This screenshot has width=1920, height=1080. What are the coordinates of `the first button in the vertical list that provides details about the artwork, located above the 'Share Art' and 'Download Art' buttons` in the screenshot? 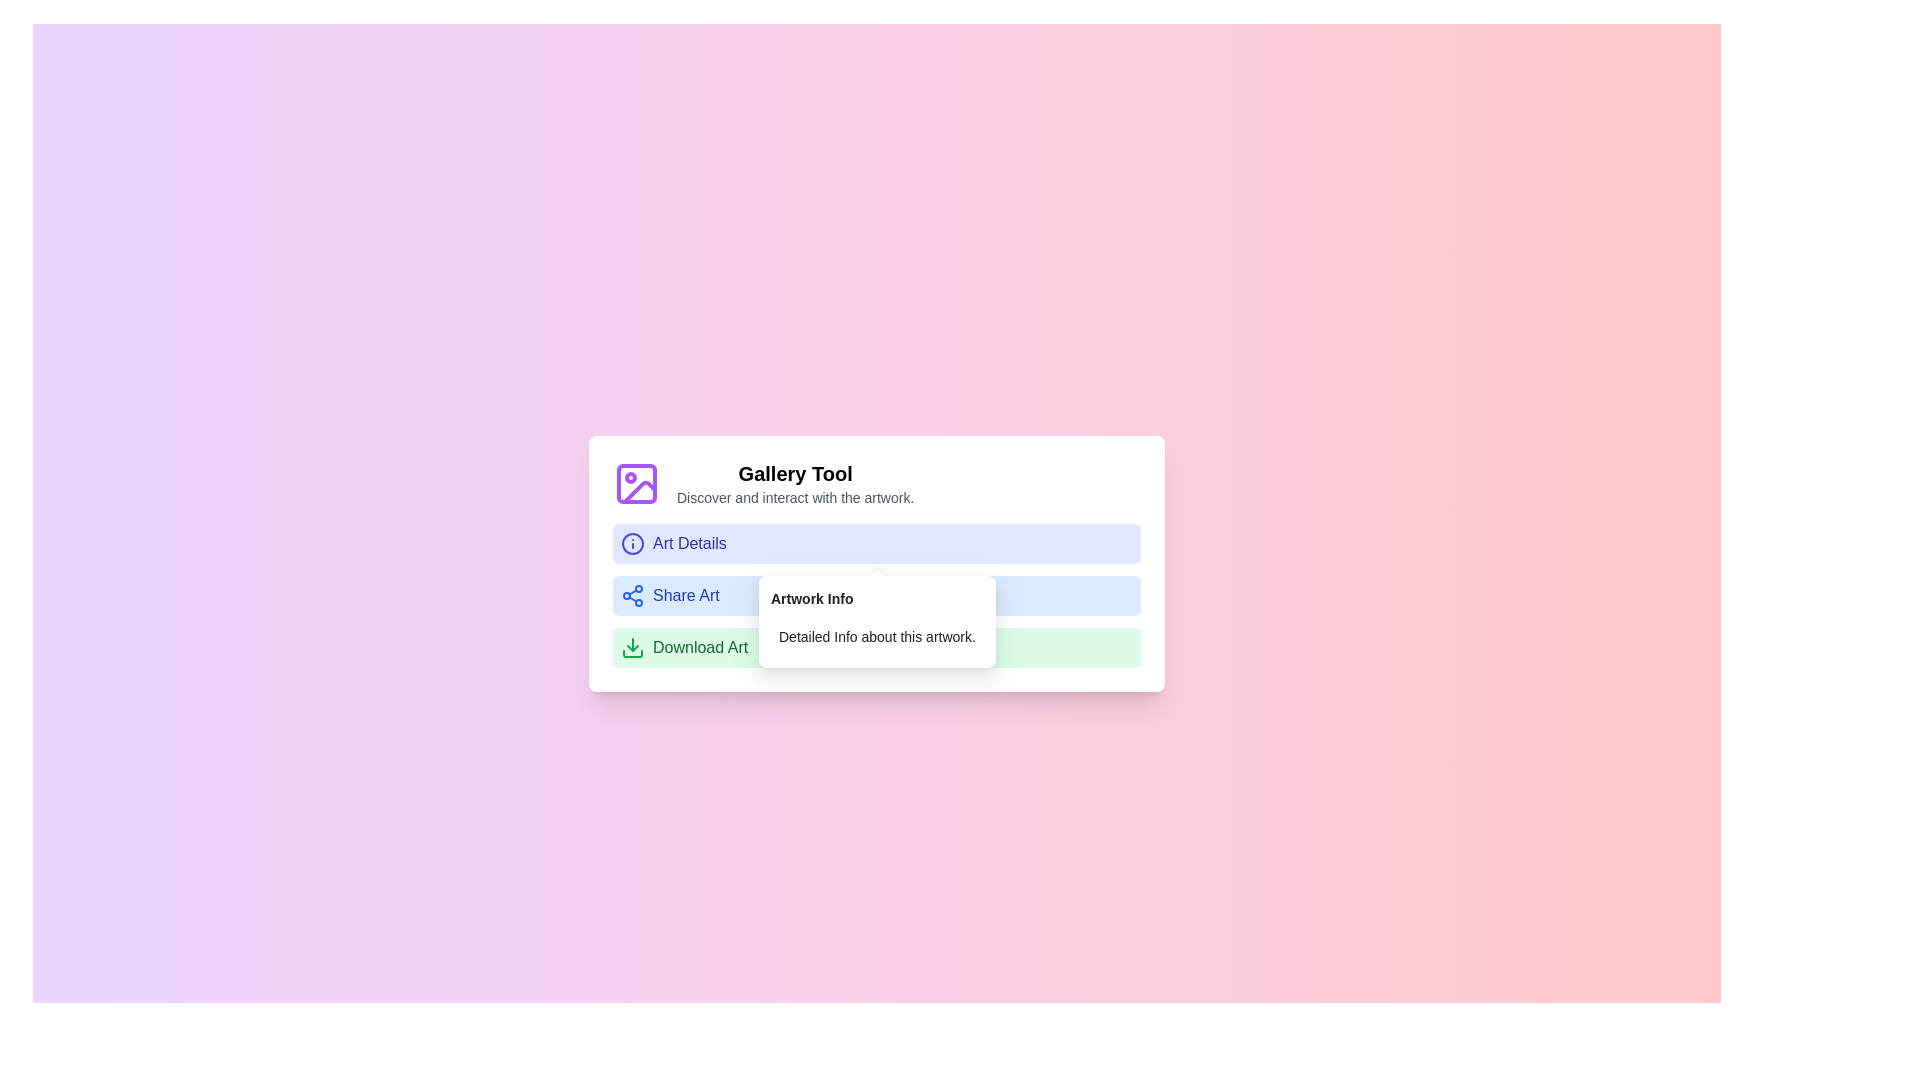 It's located at (877, 543).